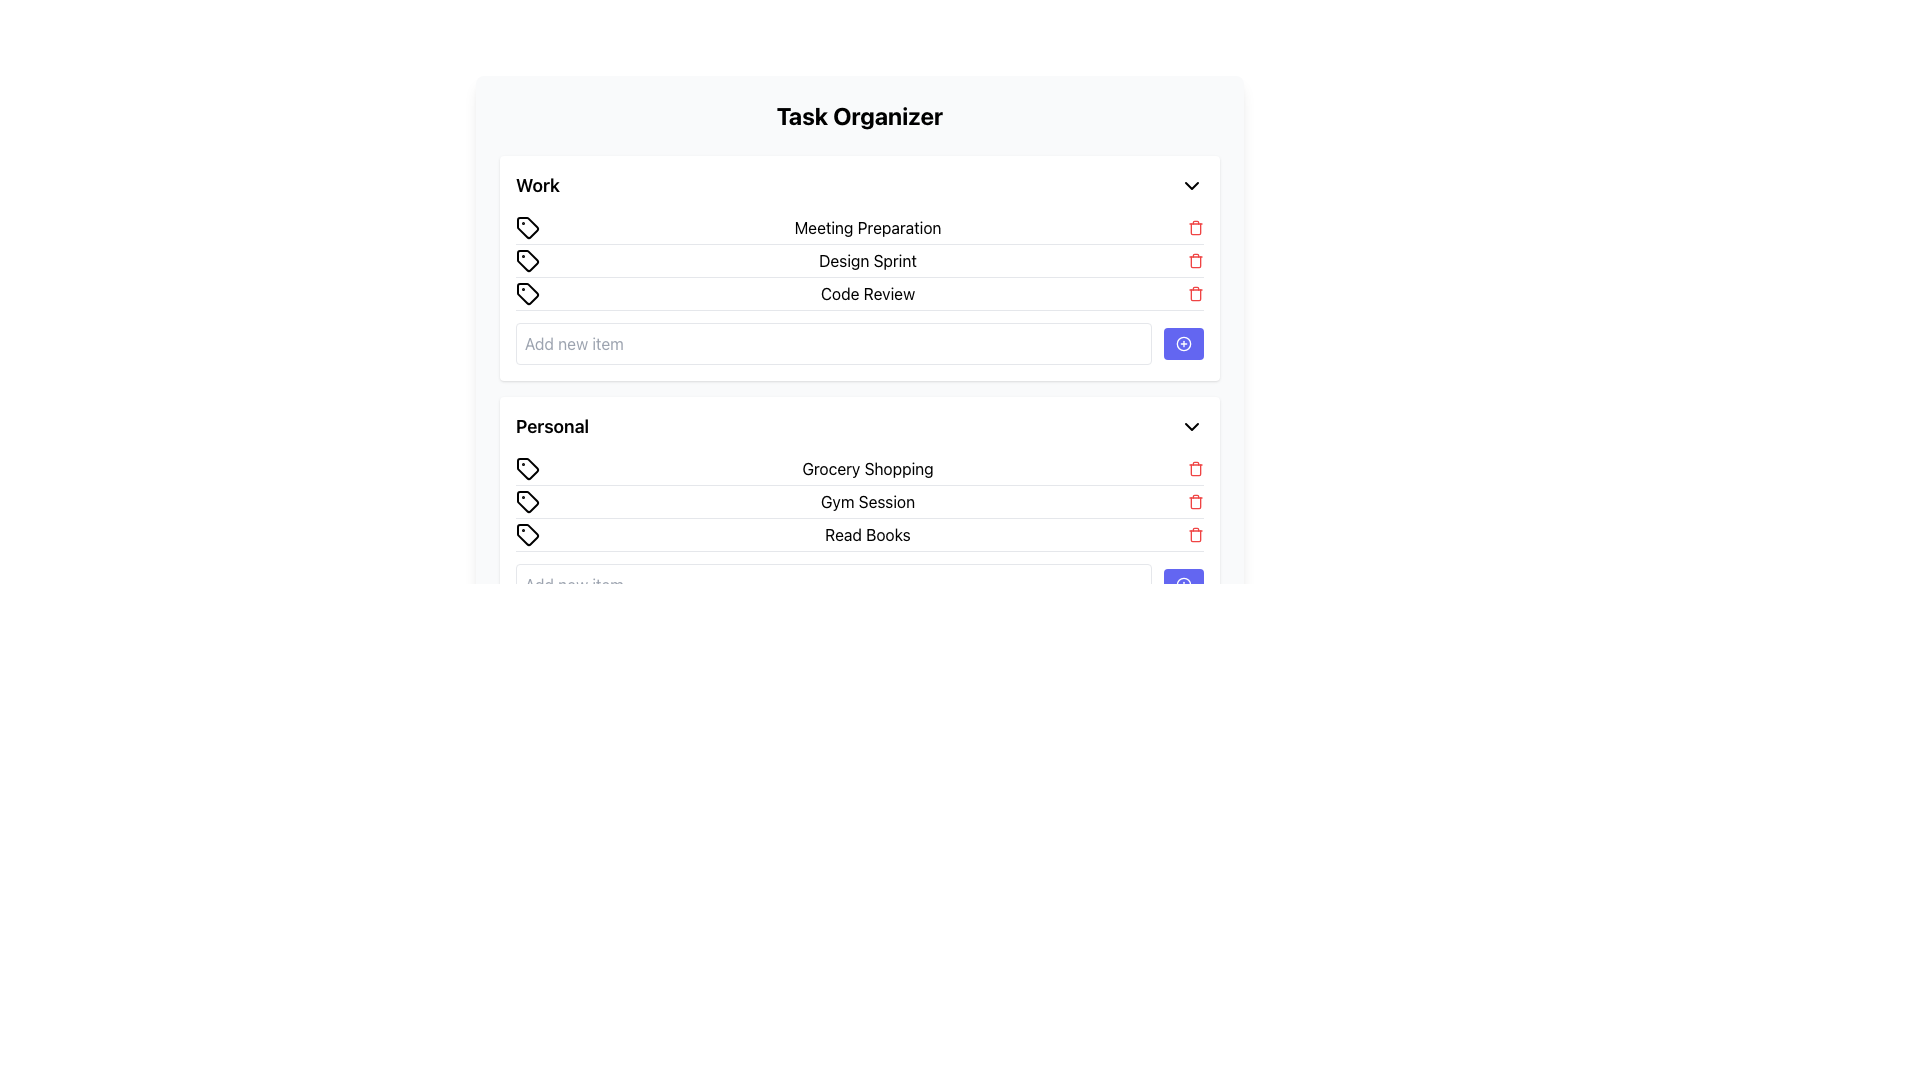 The width and height of the screenshot is (1920, 1080). What do you see at coordinates (868, 260) in the screenshot?
I see `the Text Label representing a task in the 'Work' category, which is the second item in the list under 'Work', located between 'Meeting Preparation' and 'Code Review'` at bounding box center [868, 260].